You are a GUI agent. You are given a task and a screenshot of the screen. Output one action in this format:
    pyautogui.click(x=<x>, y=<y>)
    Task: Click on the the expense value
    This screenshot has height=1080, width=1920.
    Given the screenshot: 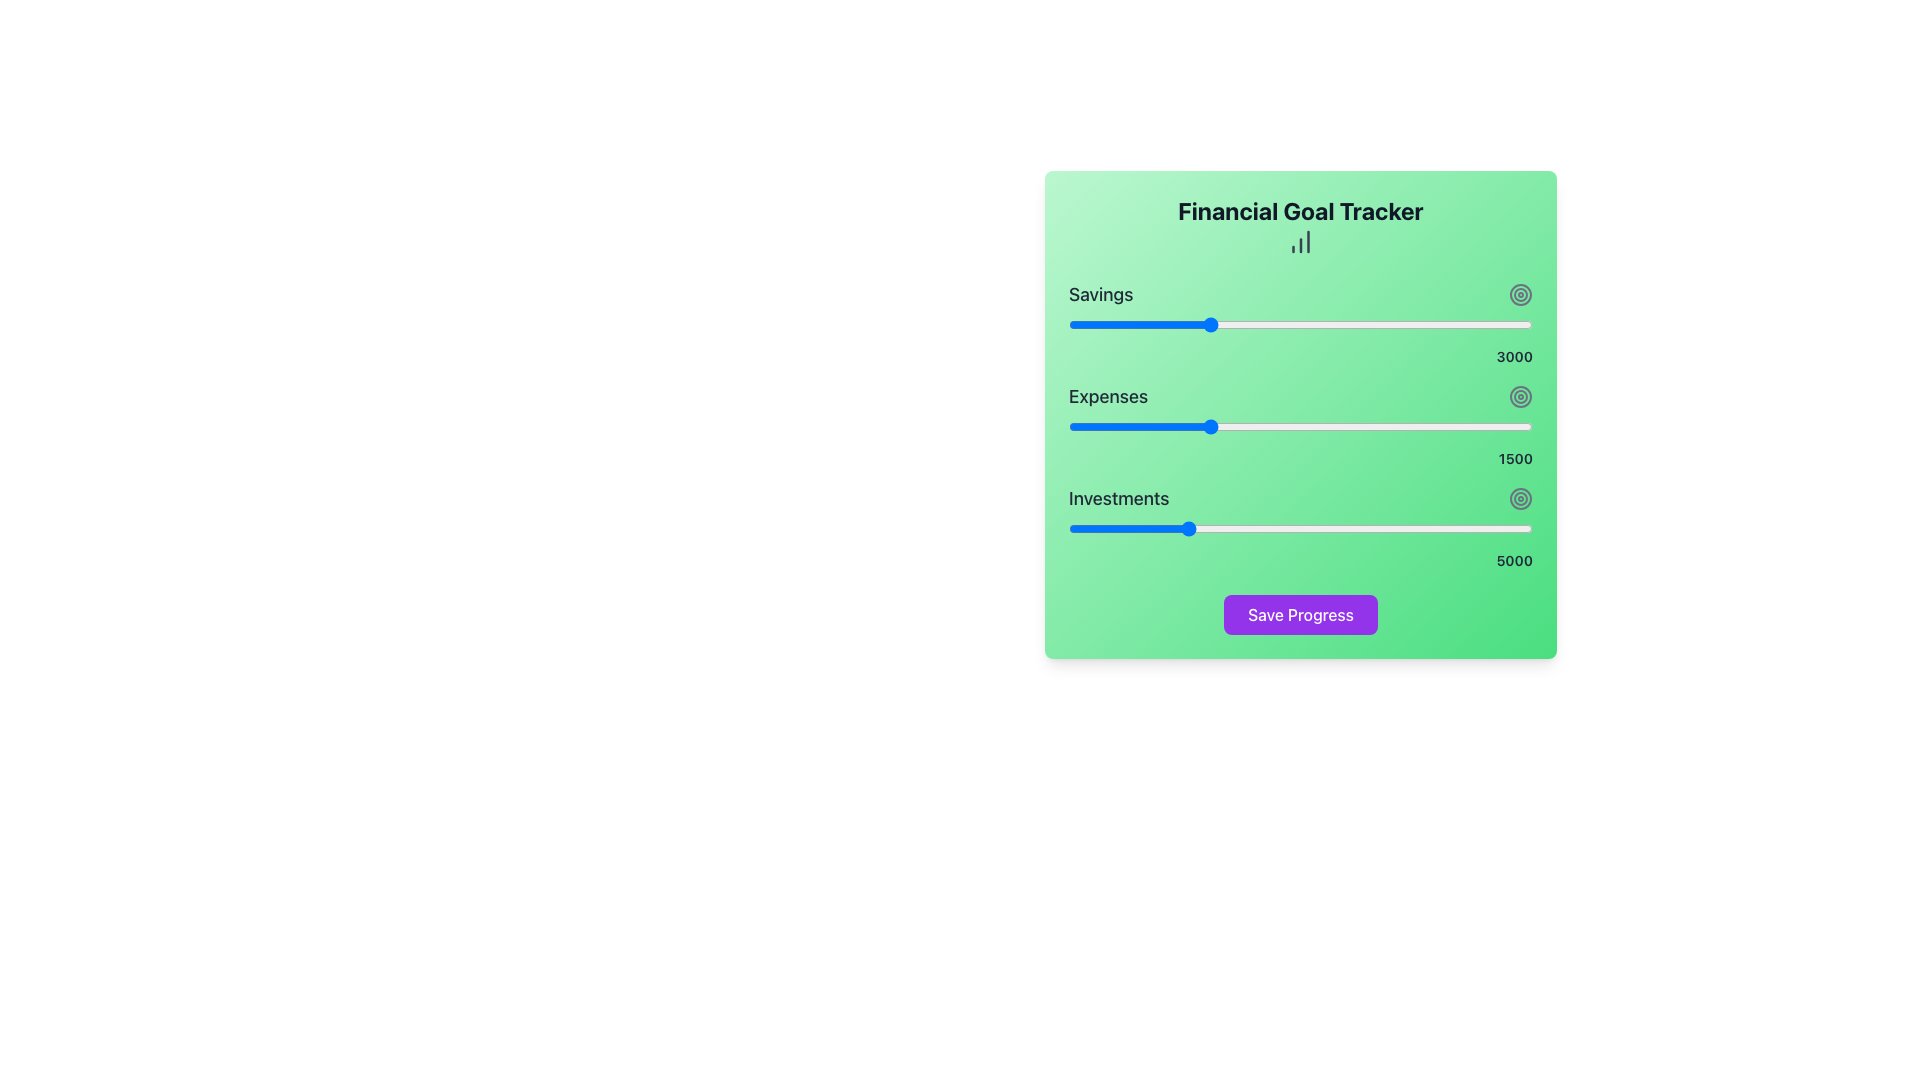 What is the action you would take?
    pyautogui.click(x=1129, y=426)
    